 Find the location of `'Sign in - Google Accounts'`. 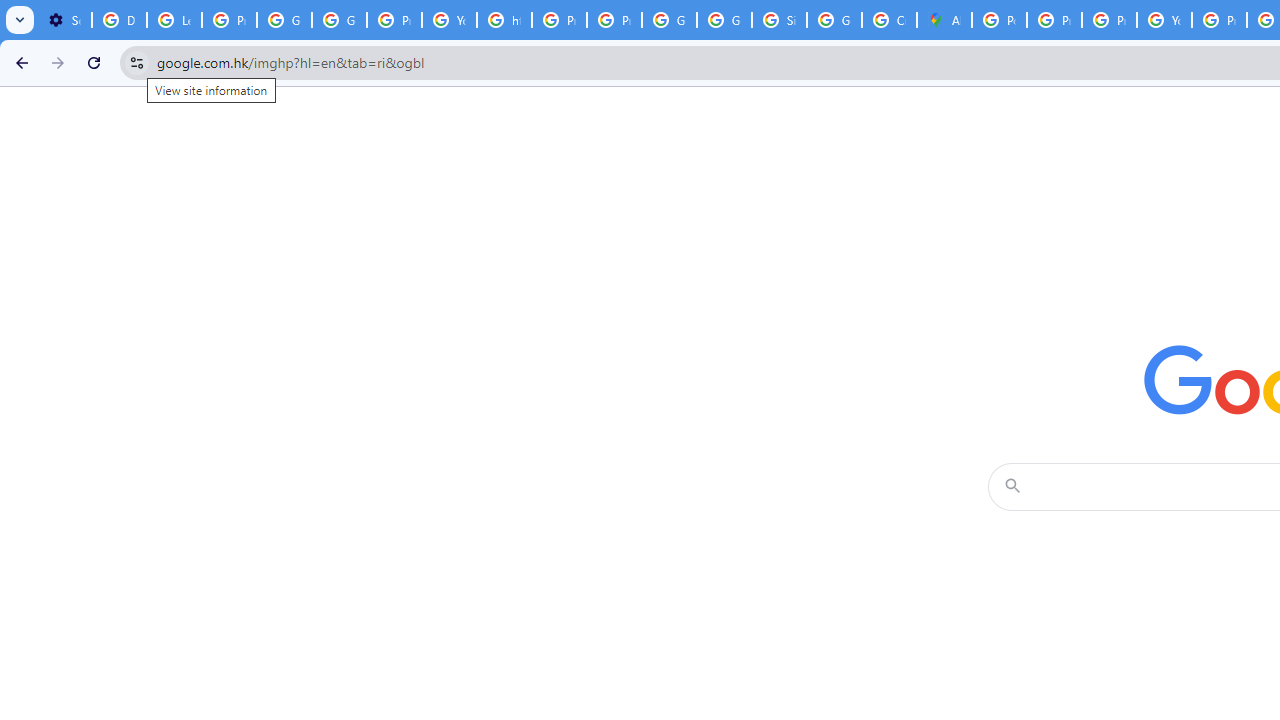

'Sign in - Google Accounts' is located at coordinates (778, 20).